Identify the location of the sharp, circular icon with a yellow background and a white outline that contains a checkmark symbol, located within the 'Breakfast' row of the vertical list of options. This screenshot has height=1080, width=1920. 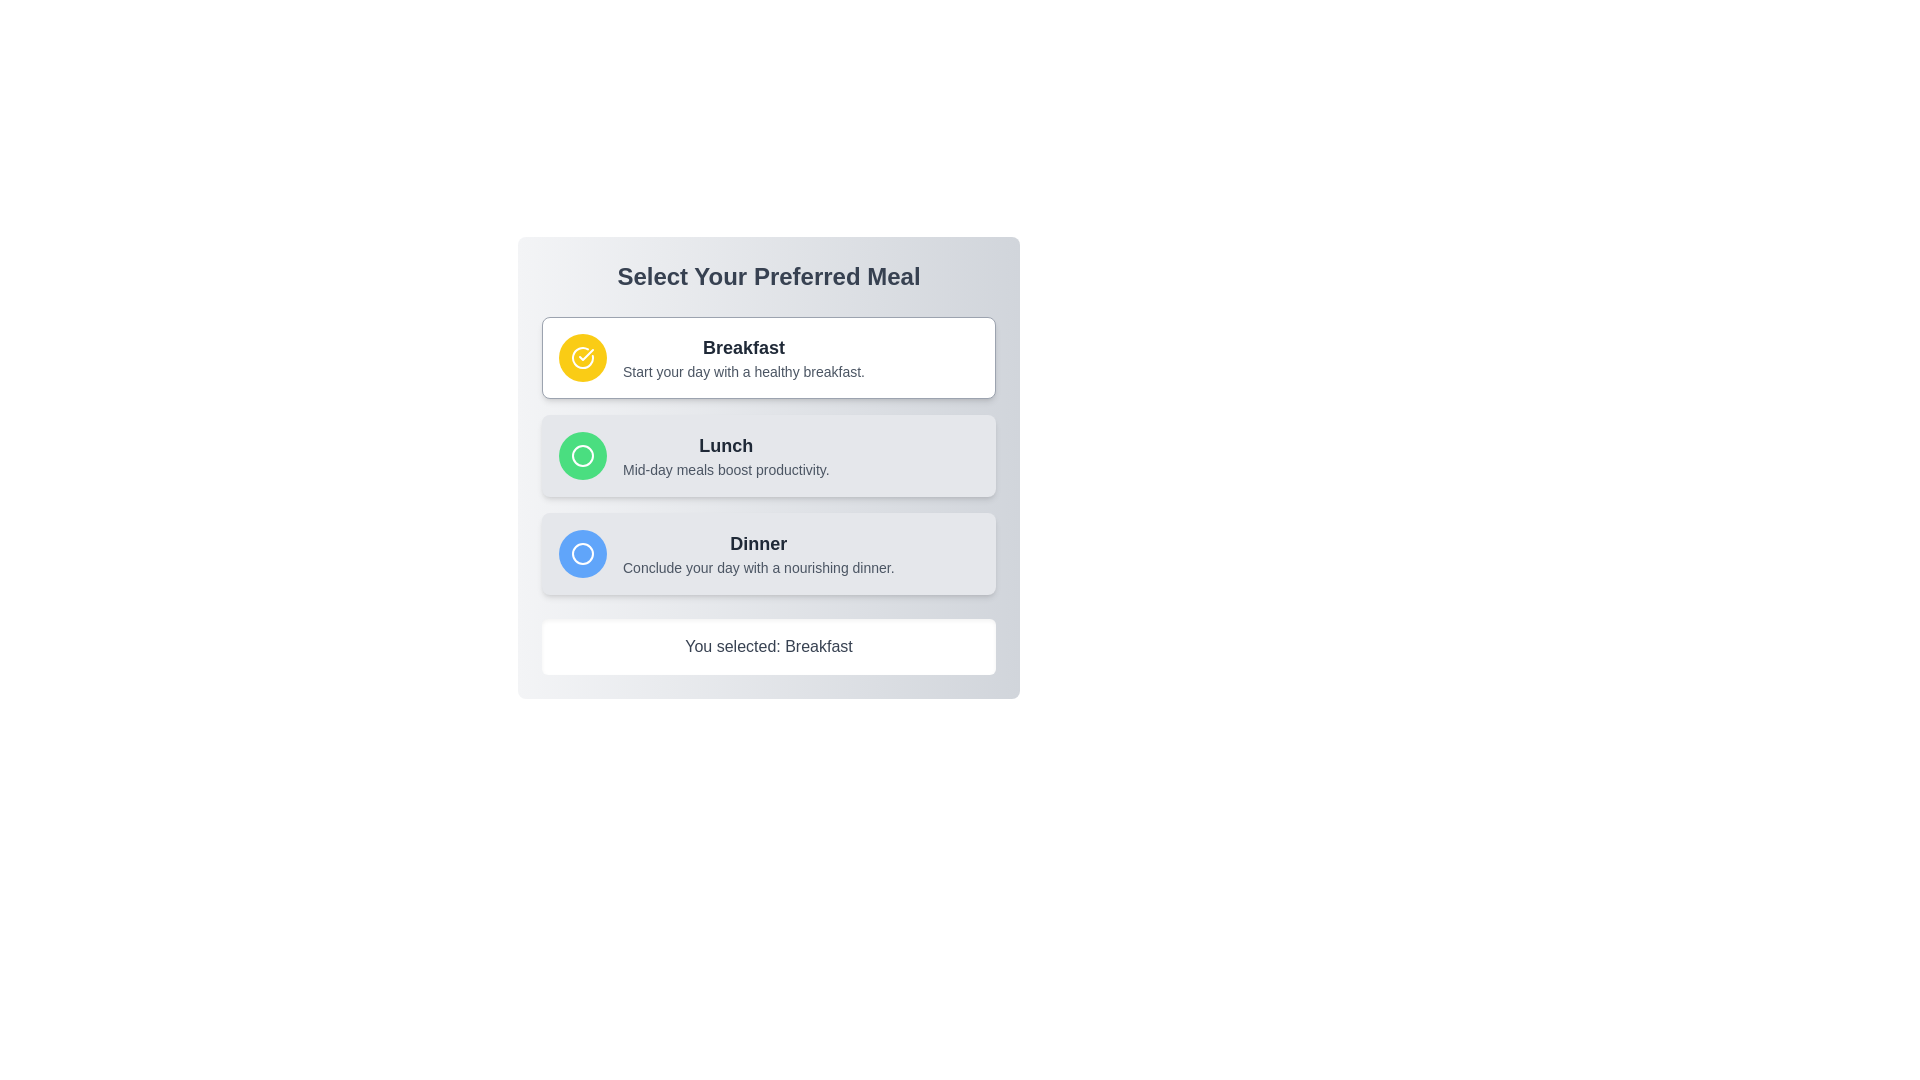
(581, 357).